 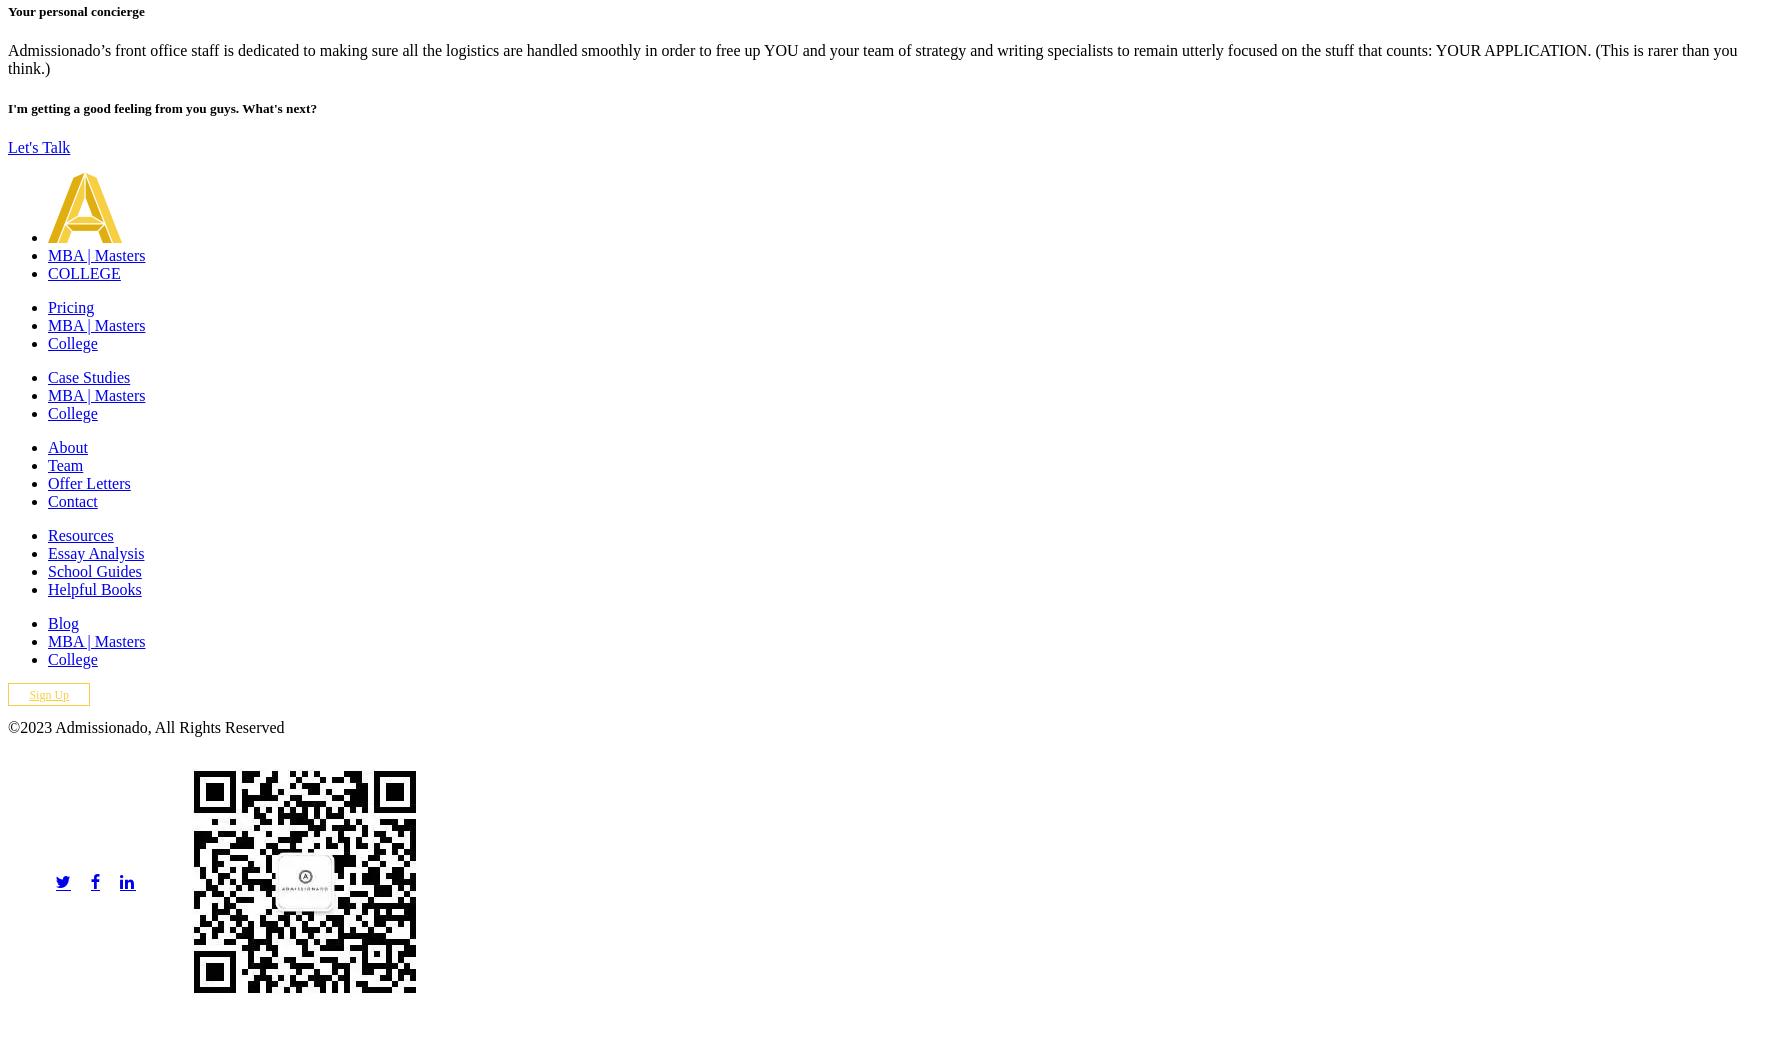 What do you see at coordinates (162, 106) in the screenshot?
I see `'I'm getting a good feeling from you guys. What's next?'` at bounding box center [162, 106].